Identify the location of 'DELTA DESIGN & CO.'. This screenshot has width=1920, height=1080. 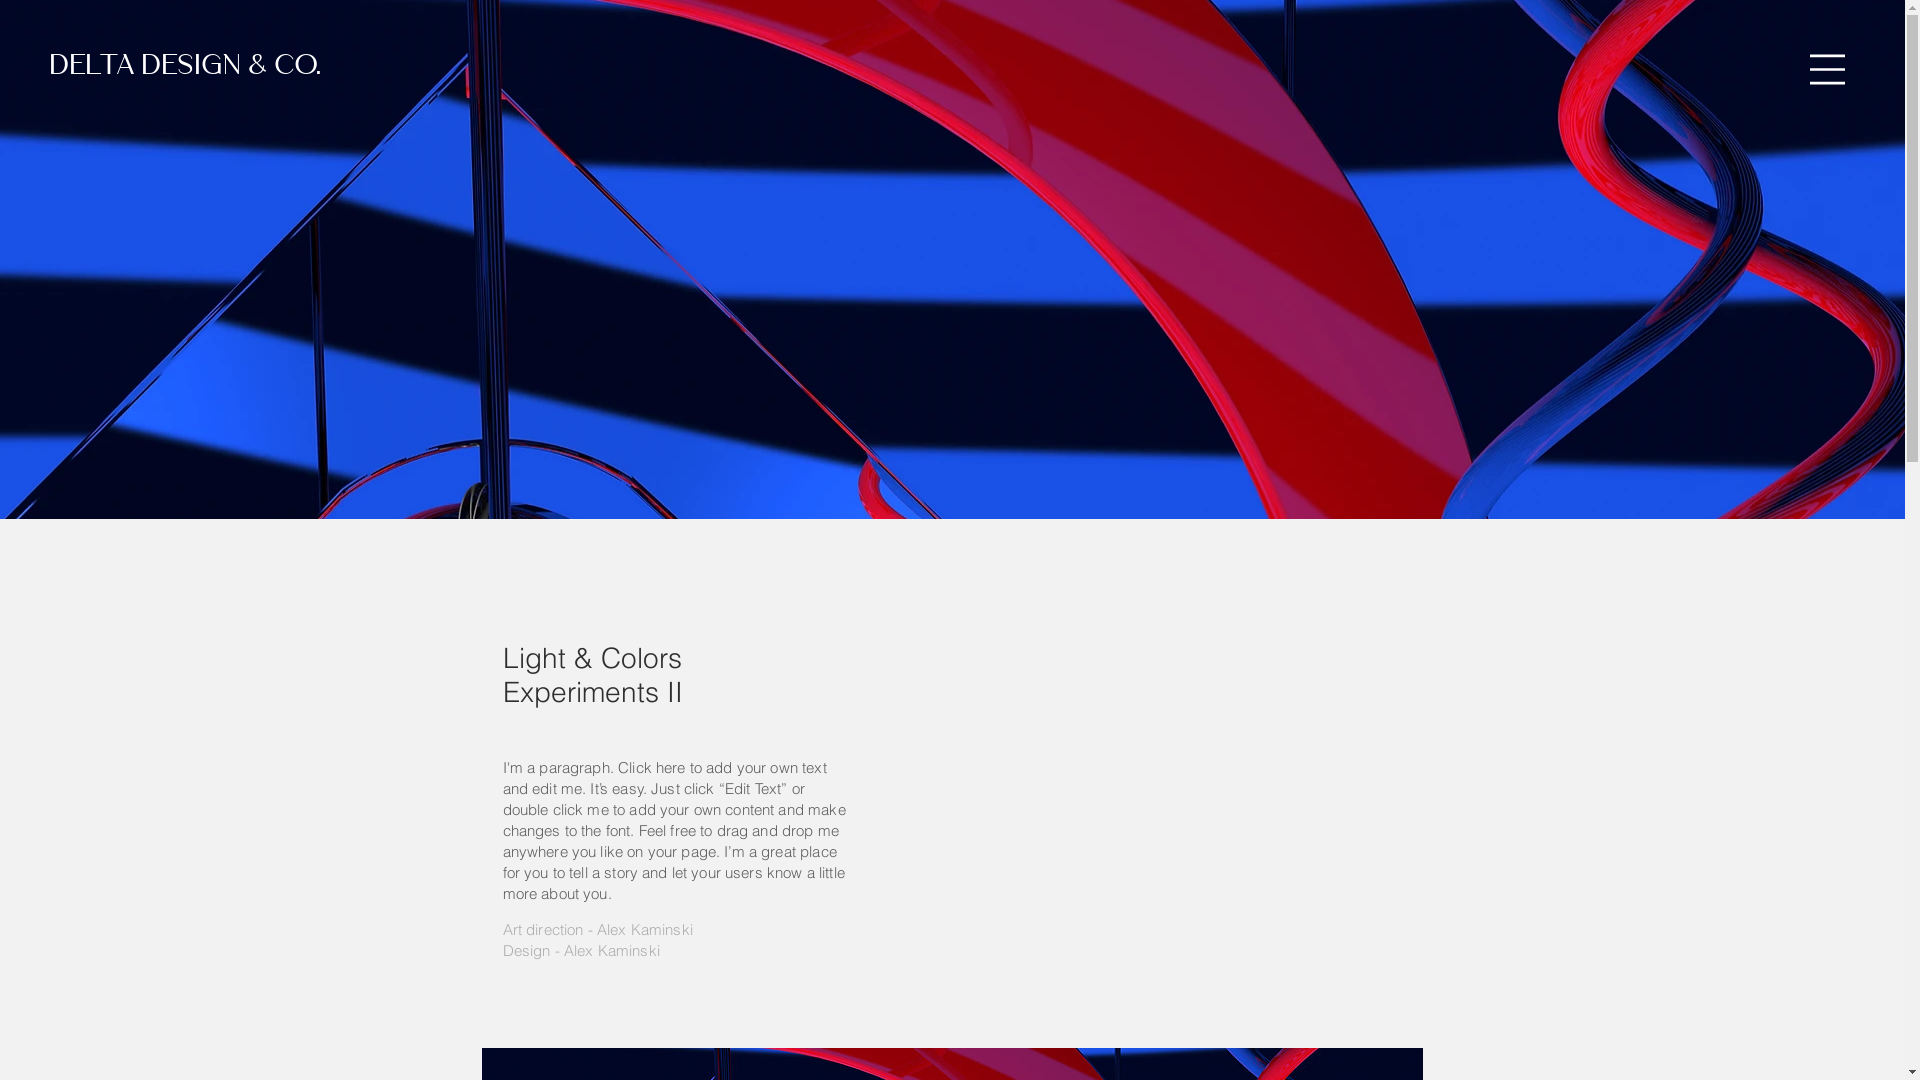
(185, 66).